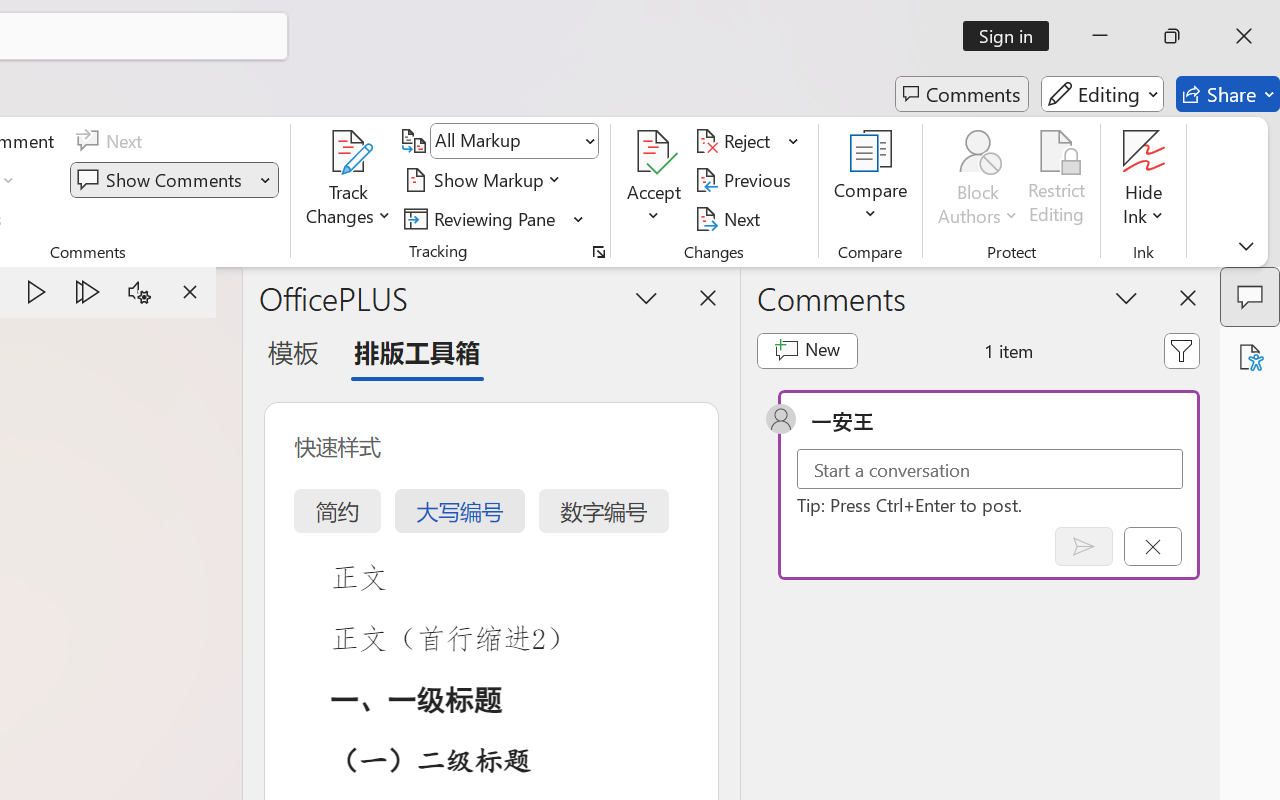 This screenshot has width=1280, height=800. Describe the element at coordinates (1056, 179) in the screenshot. I see `'Restrict Editing'` at that location.